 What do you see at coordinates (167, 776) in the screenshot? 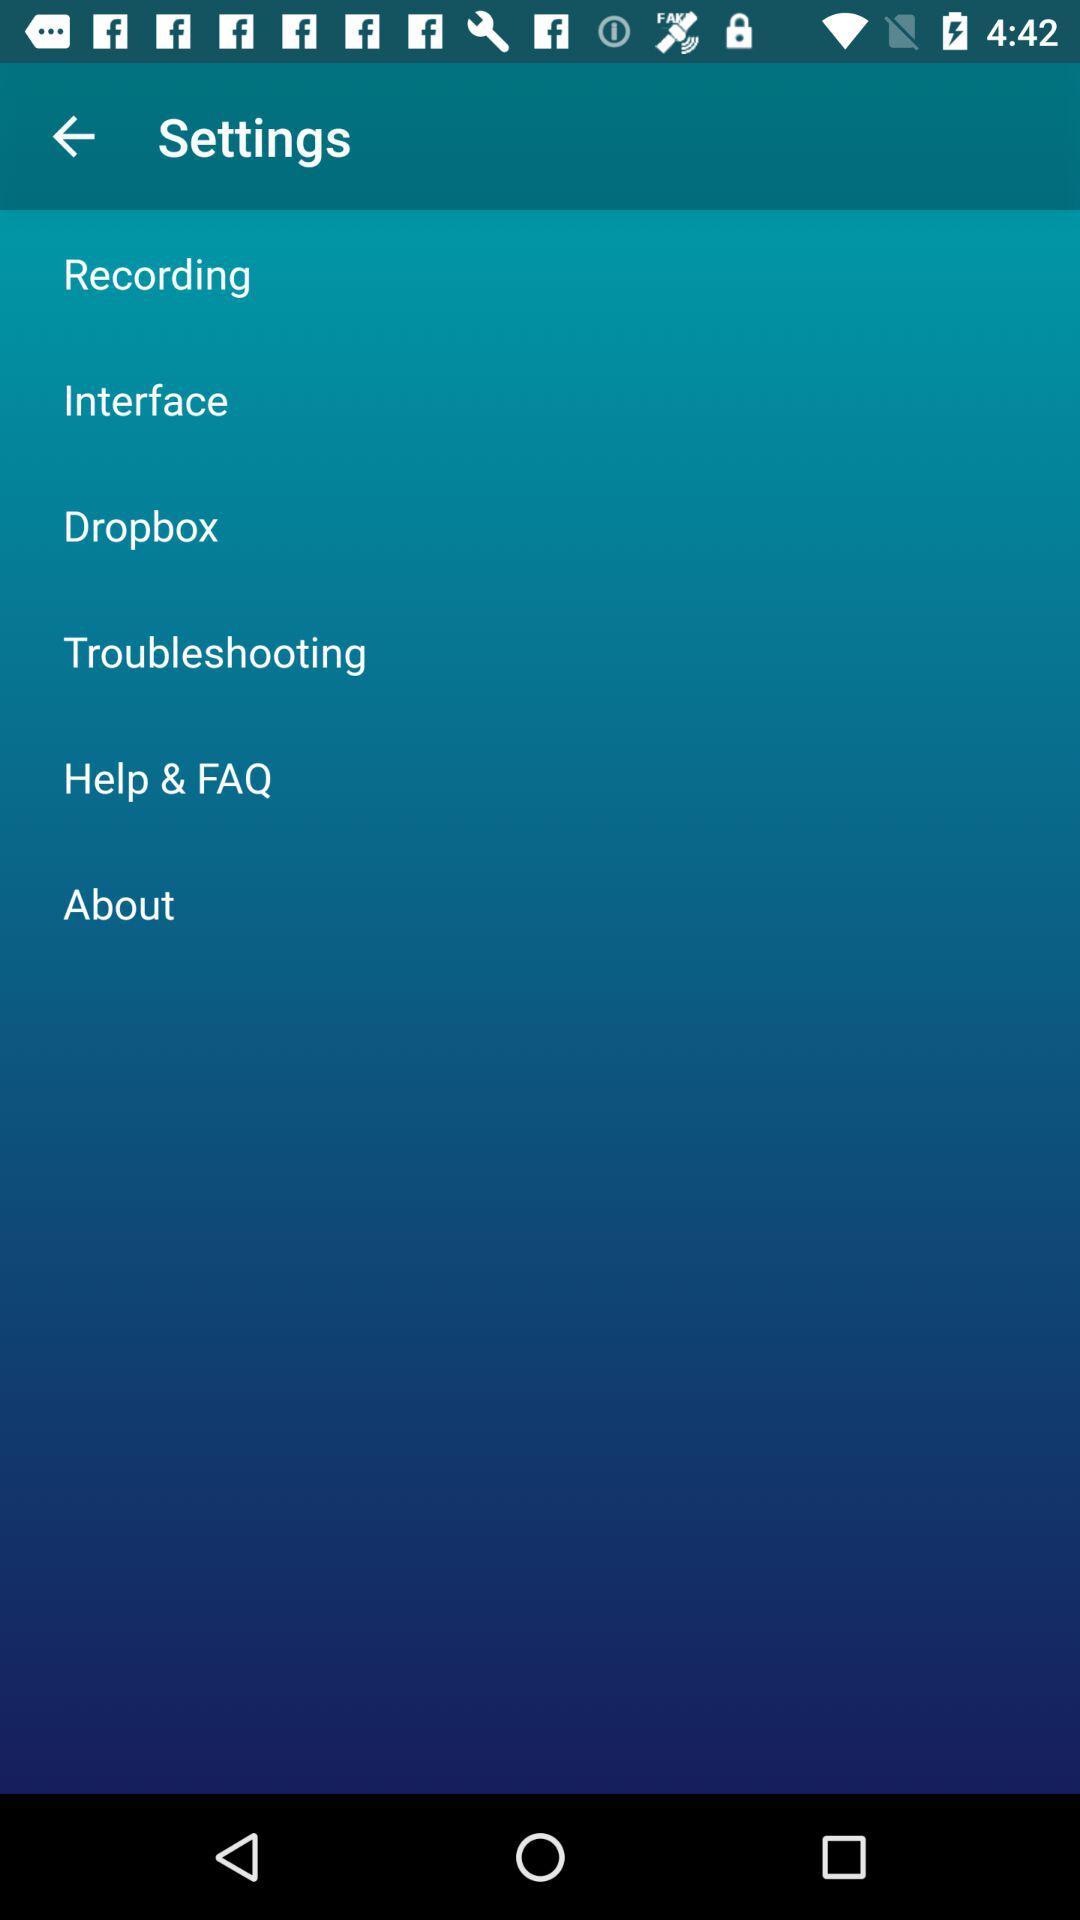
I see `the icon above the about icon` at bounding box center [167, 776].